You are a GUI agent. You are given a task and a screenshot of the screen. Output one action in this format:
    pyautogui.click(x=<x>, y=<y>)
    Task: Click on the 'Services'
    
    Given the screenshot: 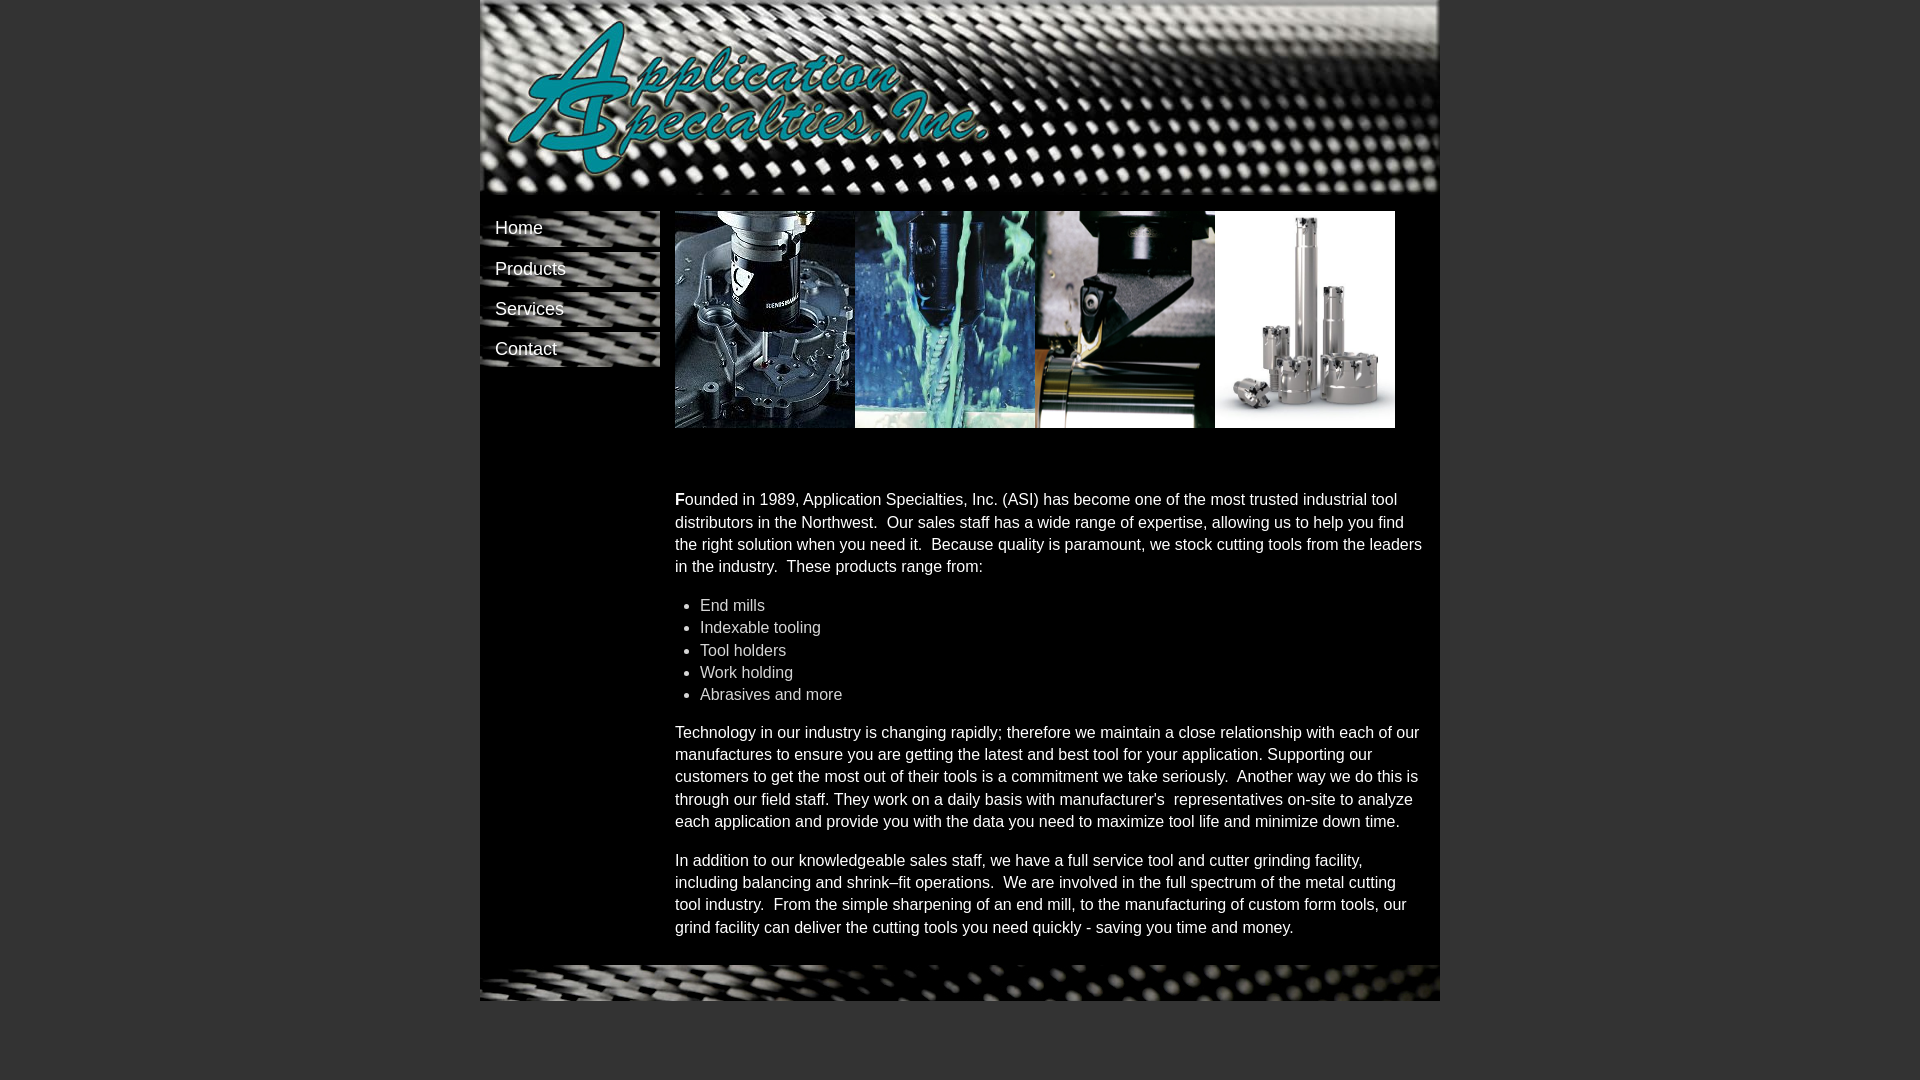 What is the action you would take?
    pyautogui.click(x=569, y=309)
    